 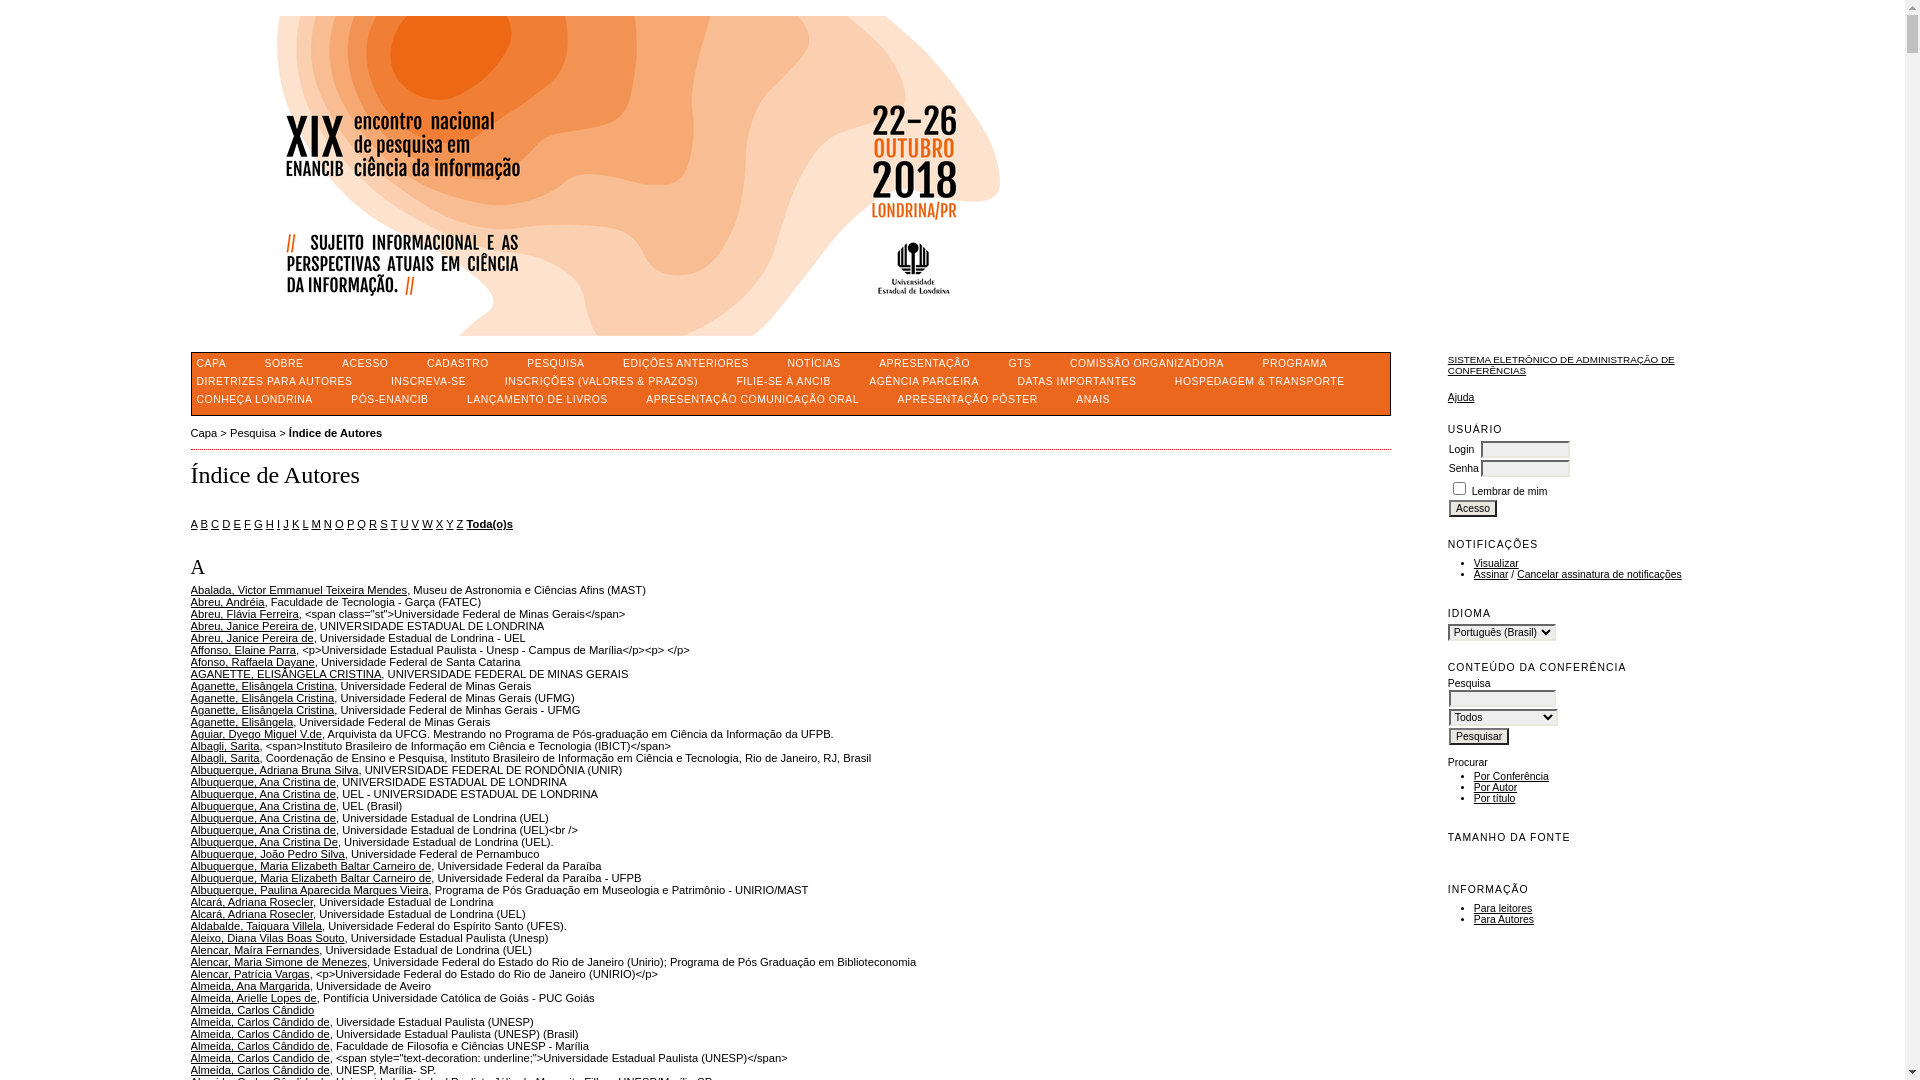 I want to click on 'Assinar', so click(x=1491, y=574).